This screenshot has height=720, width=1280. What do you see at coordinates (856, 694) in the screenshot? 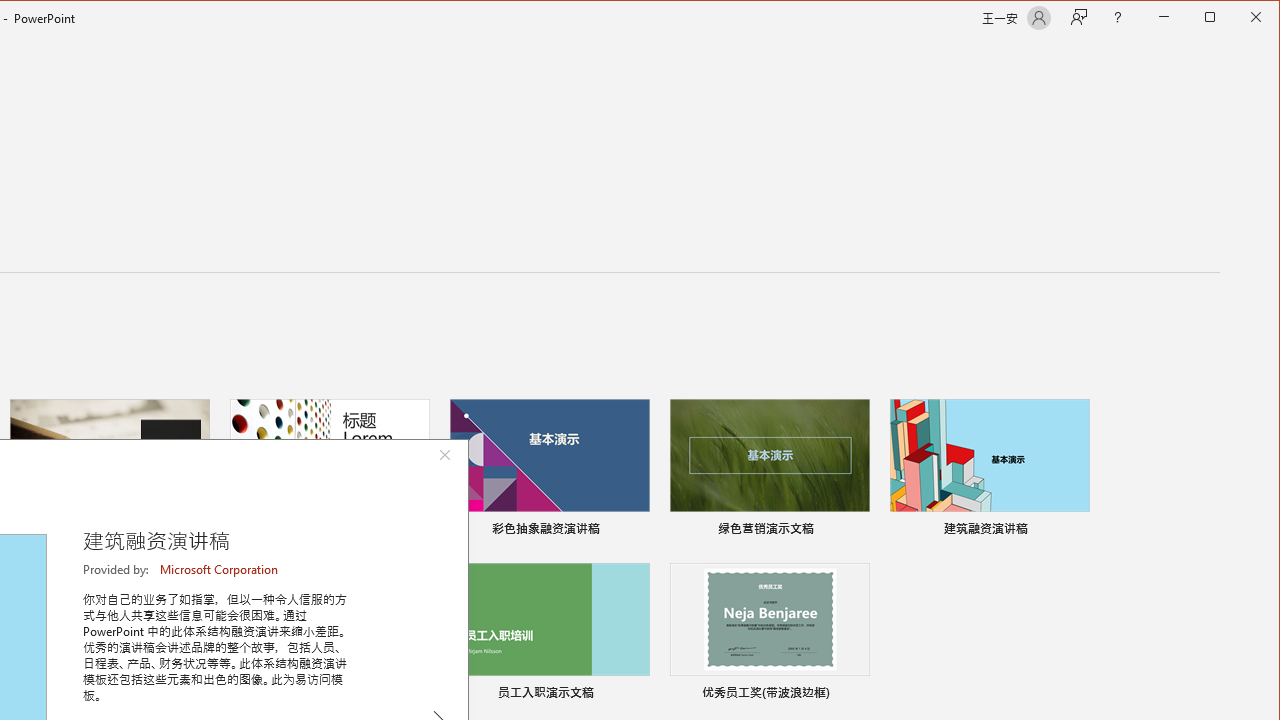
I see `'Pin to list'` at bounding box center [856, 694].